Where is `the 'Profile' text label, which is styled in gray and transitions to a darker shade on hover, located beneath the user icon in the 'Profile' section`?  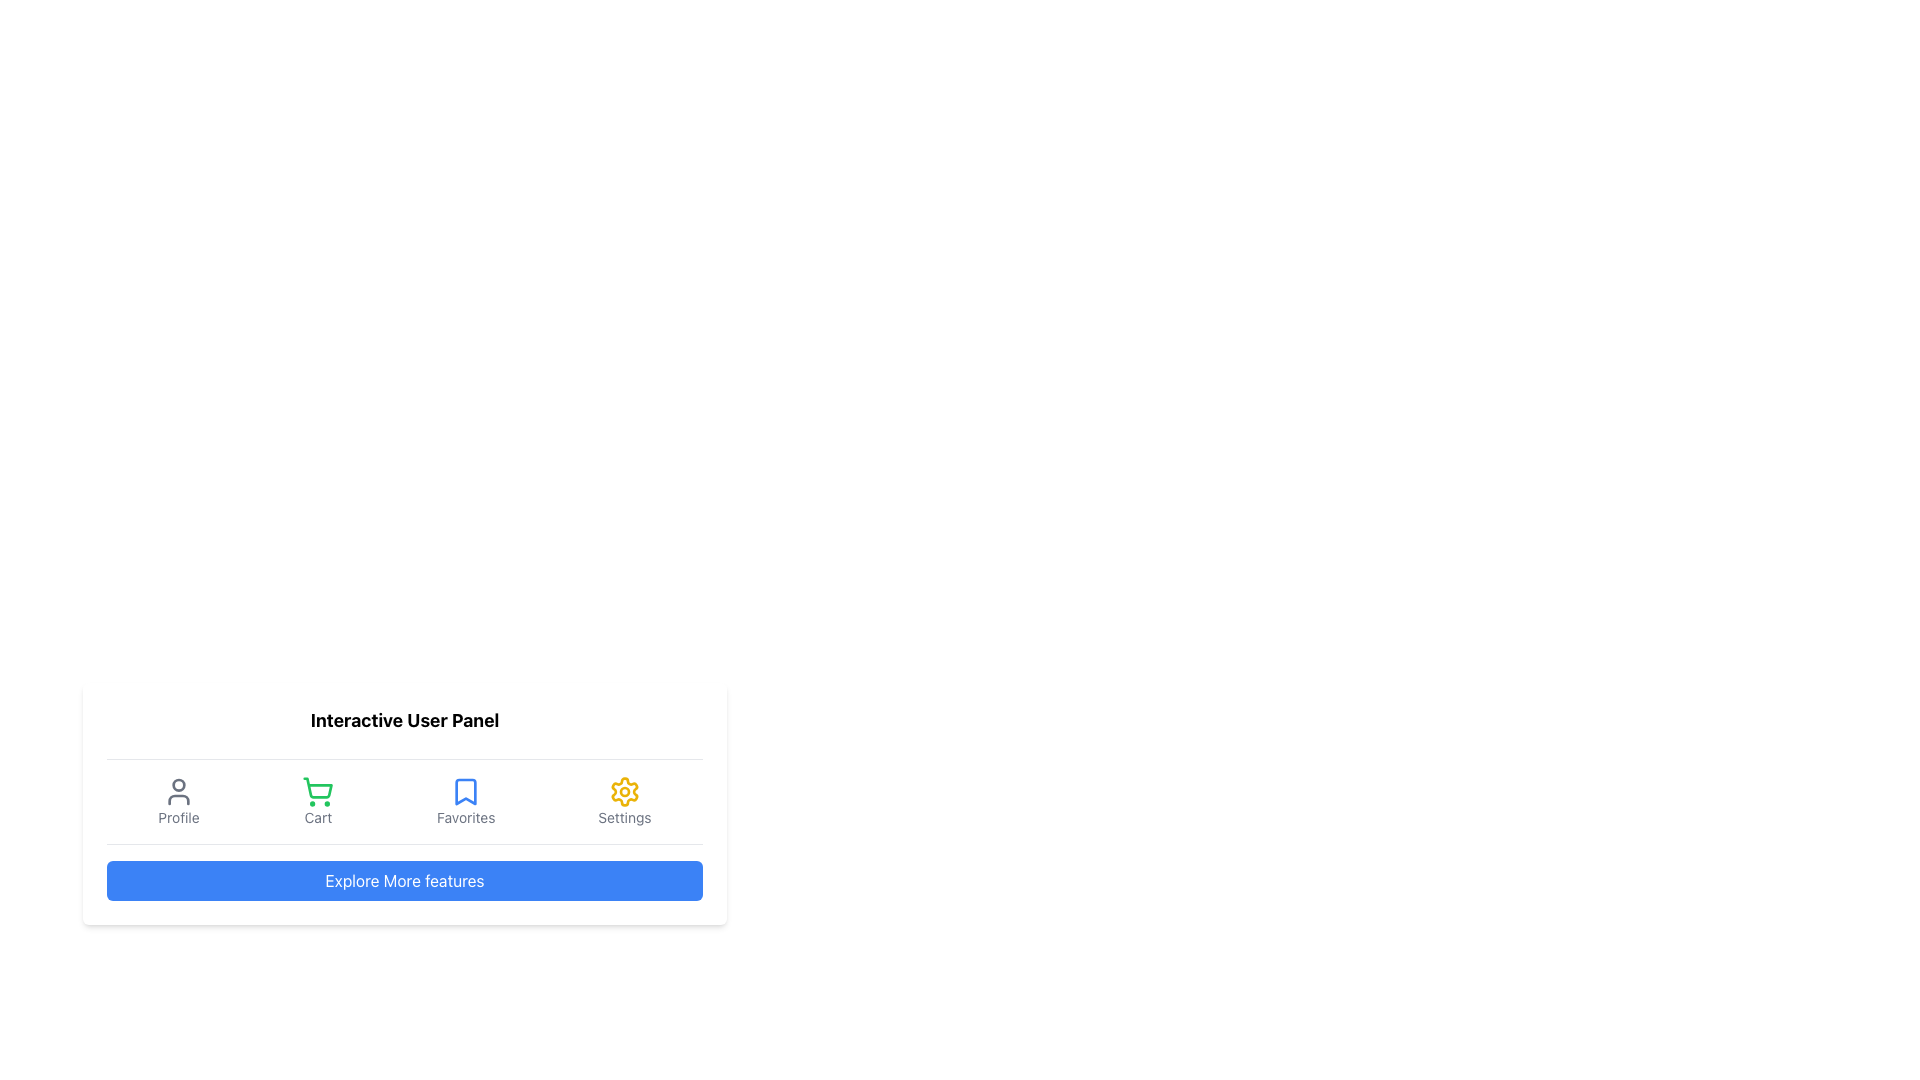
the 'Profile' text label, which is styled in gray and transitions to a darker shade on hover, located beneath the user icon in the 'Profile' section is located at coordinates (178, 817).